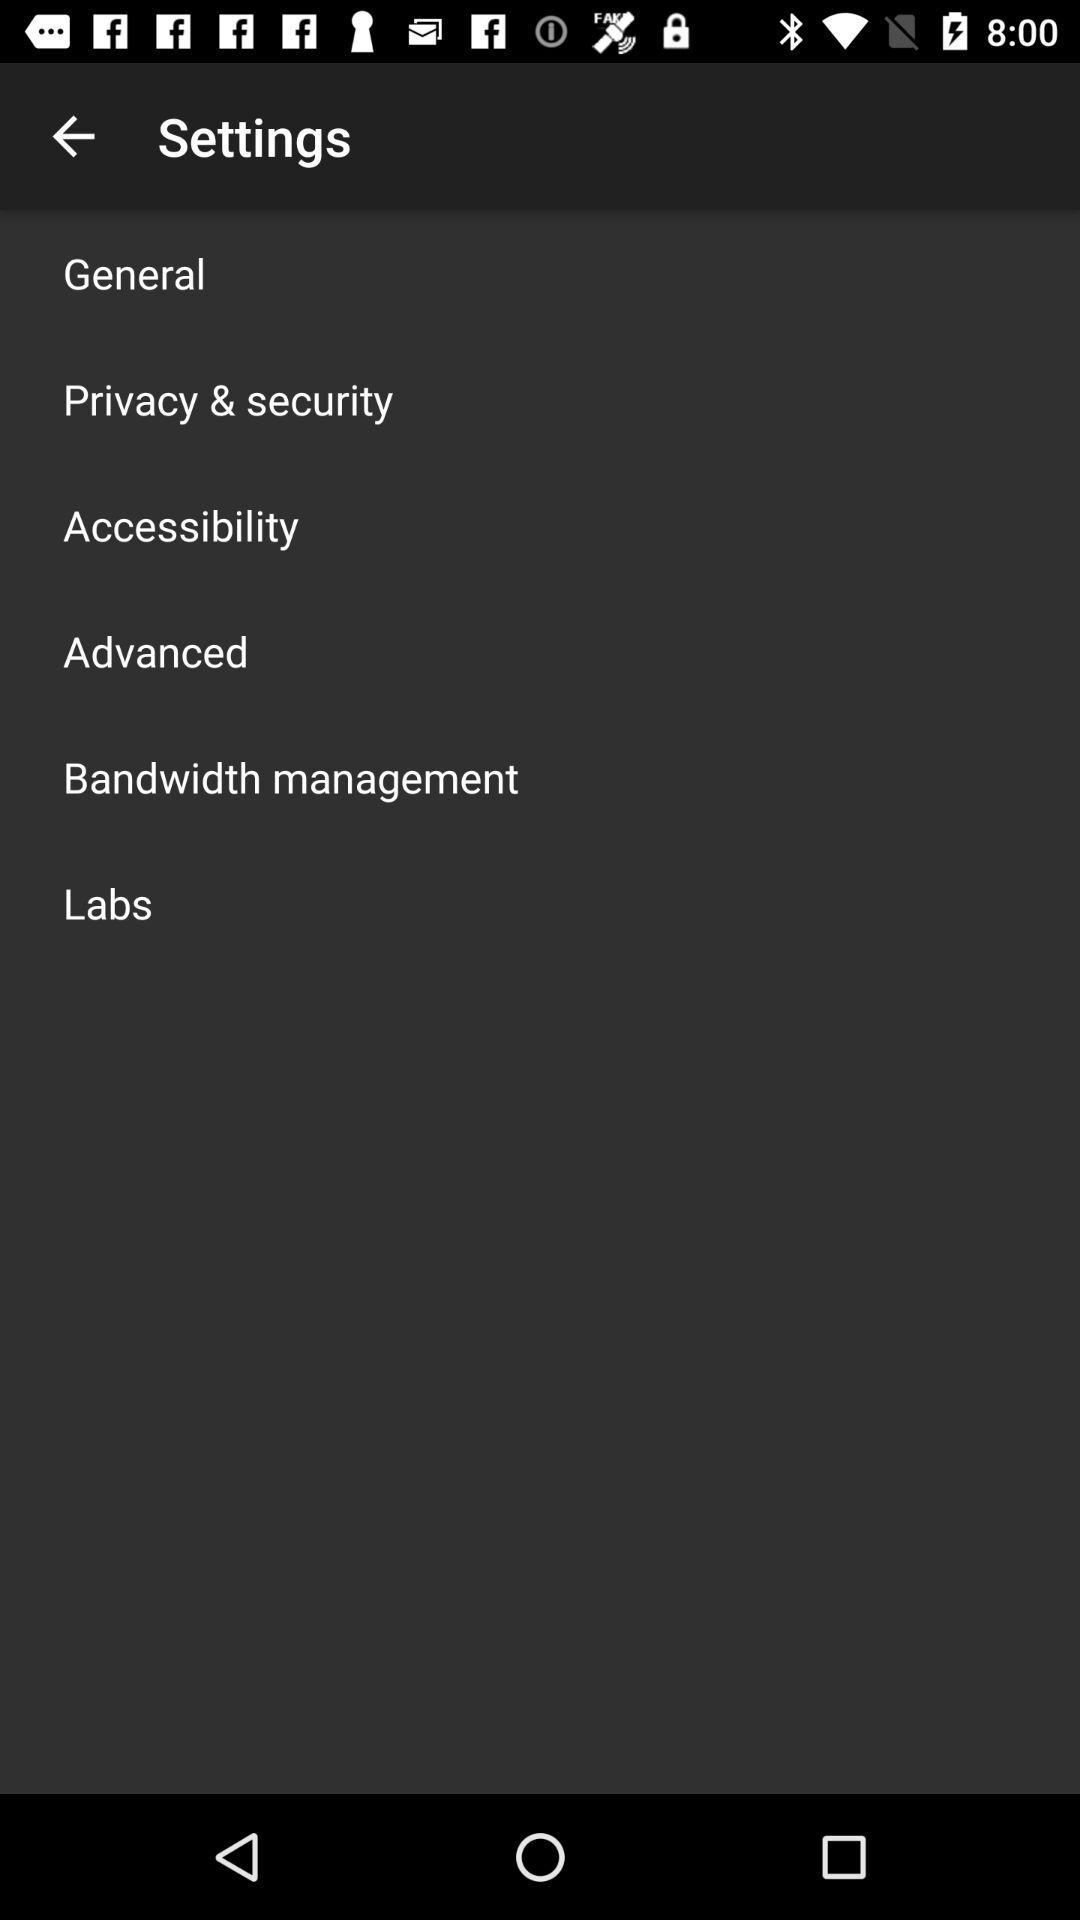 Image resolution: width=1080 pixels, height=1920 pixels. I want to click on the advanced app, so click(154, 651).